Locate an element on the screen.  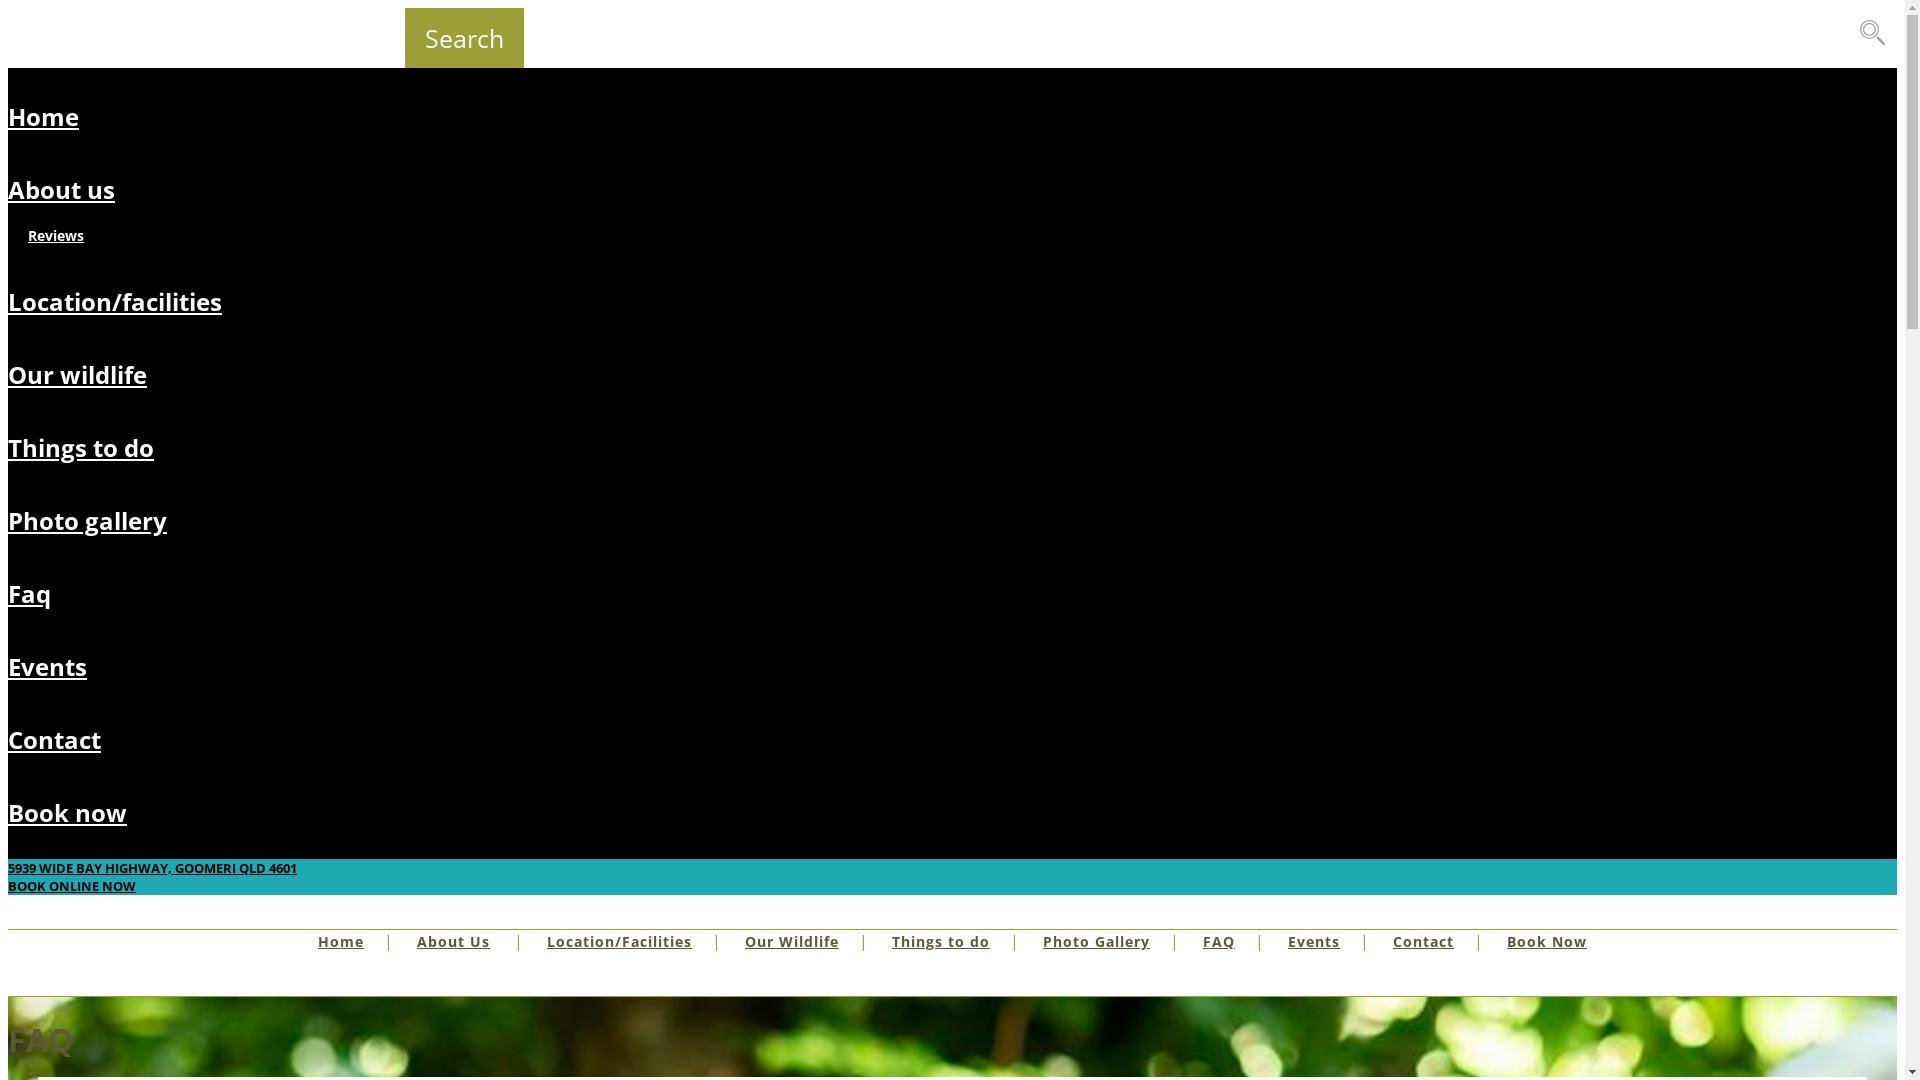
'reviews' is located at coordinates (56, 234).